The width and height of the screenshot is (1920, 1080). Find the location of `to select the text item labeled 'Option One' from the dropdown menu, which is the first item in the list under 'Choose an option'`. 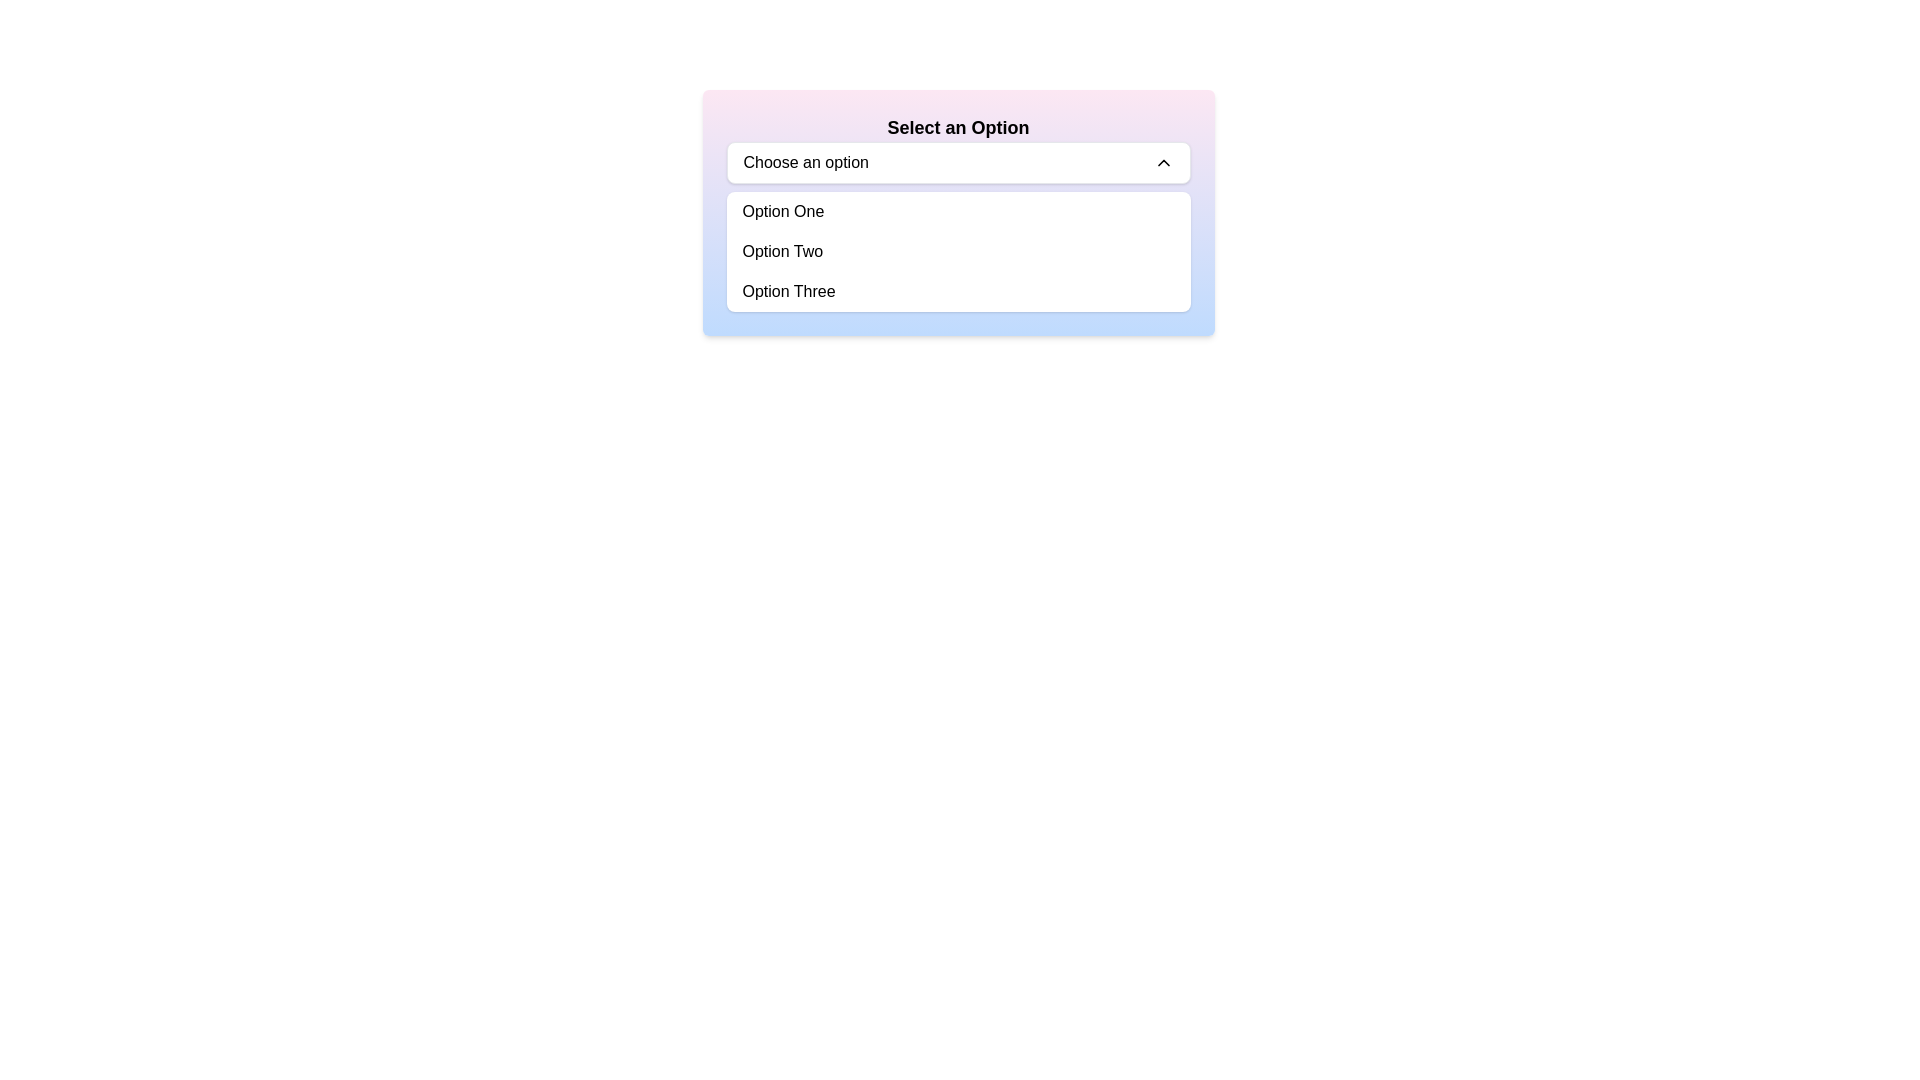

to select the text item labeled 'Option One' from the dropdown menu, which is the first item in the list under 'Choose an option' is located at coordinates (782, 212).